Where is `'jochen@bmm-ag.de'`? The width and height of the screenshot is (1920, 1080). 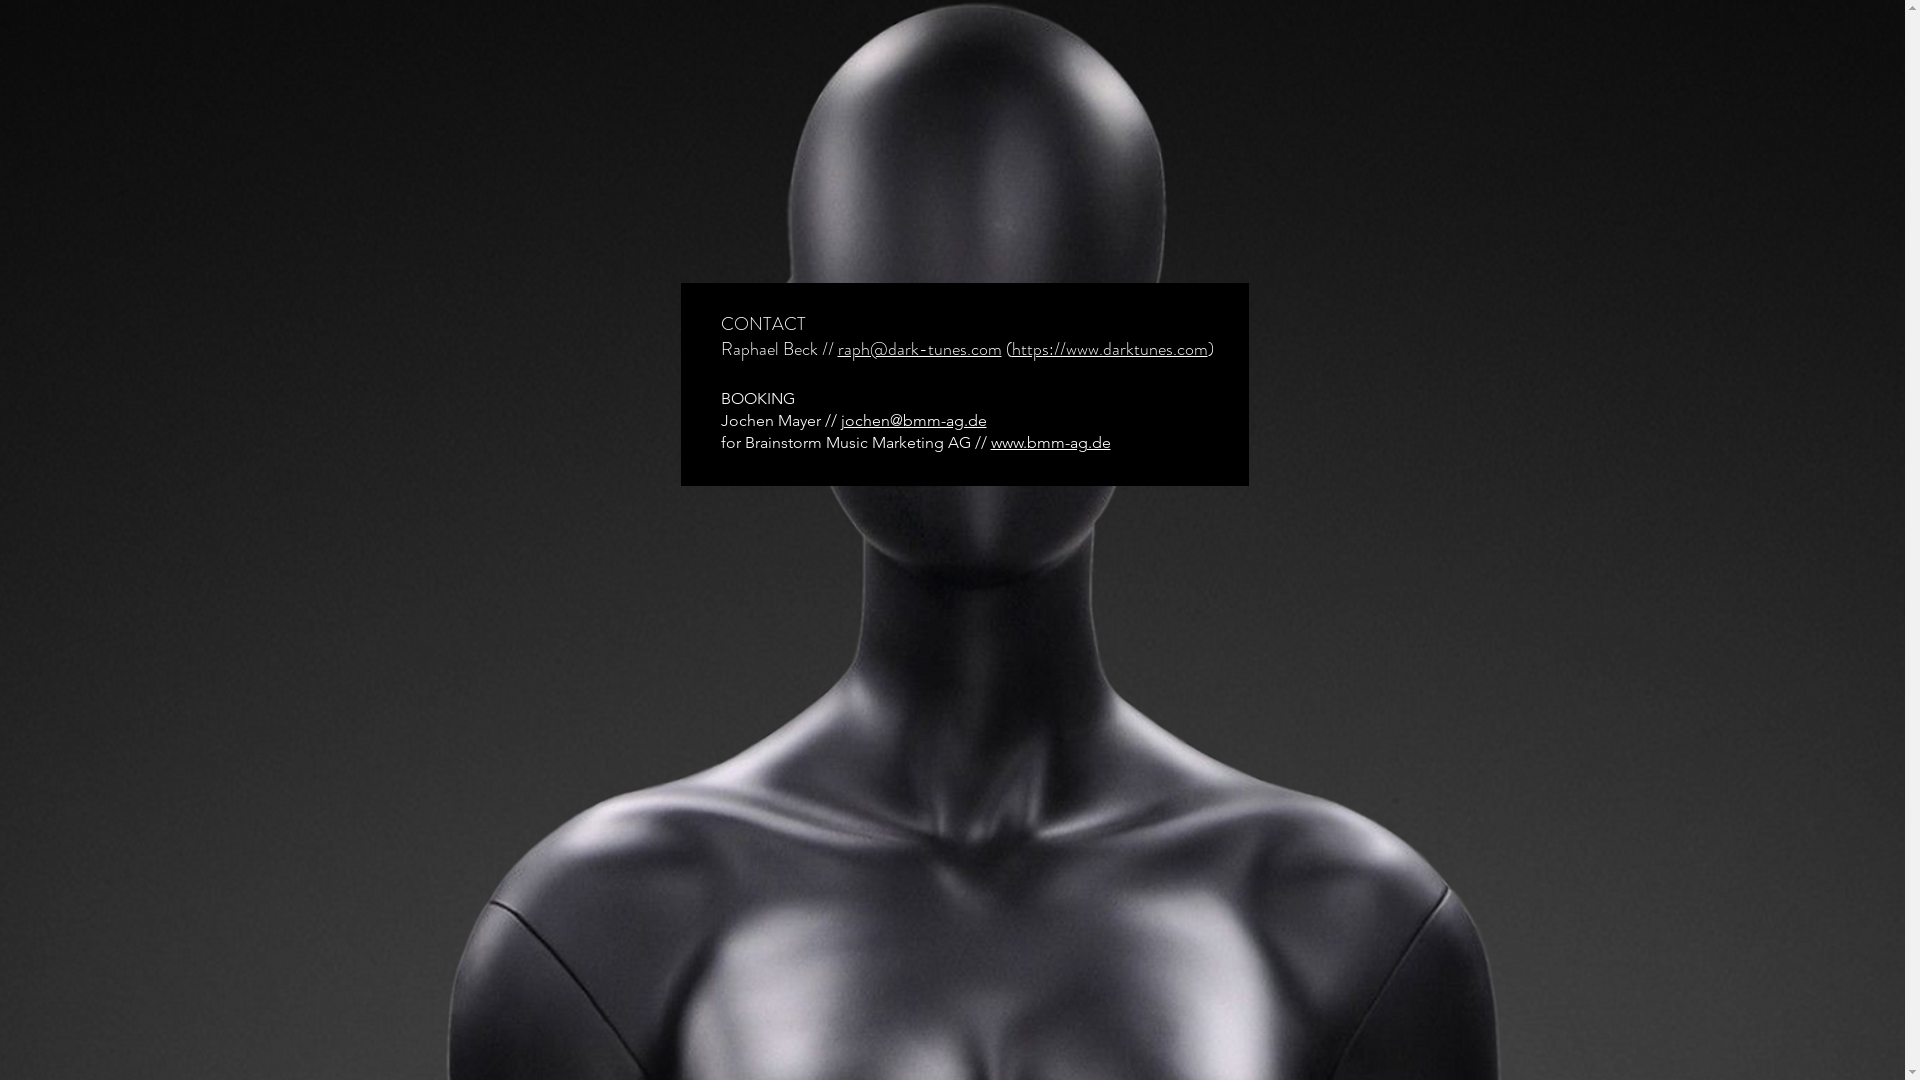
'jochen@bmm-ag.de' is located at coordinates (911, 419).